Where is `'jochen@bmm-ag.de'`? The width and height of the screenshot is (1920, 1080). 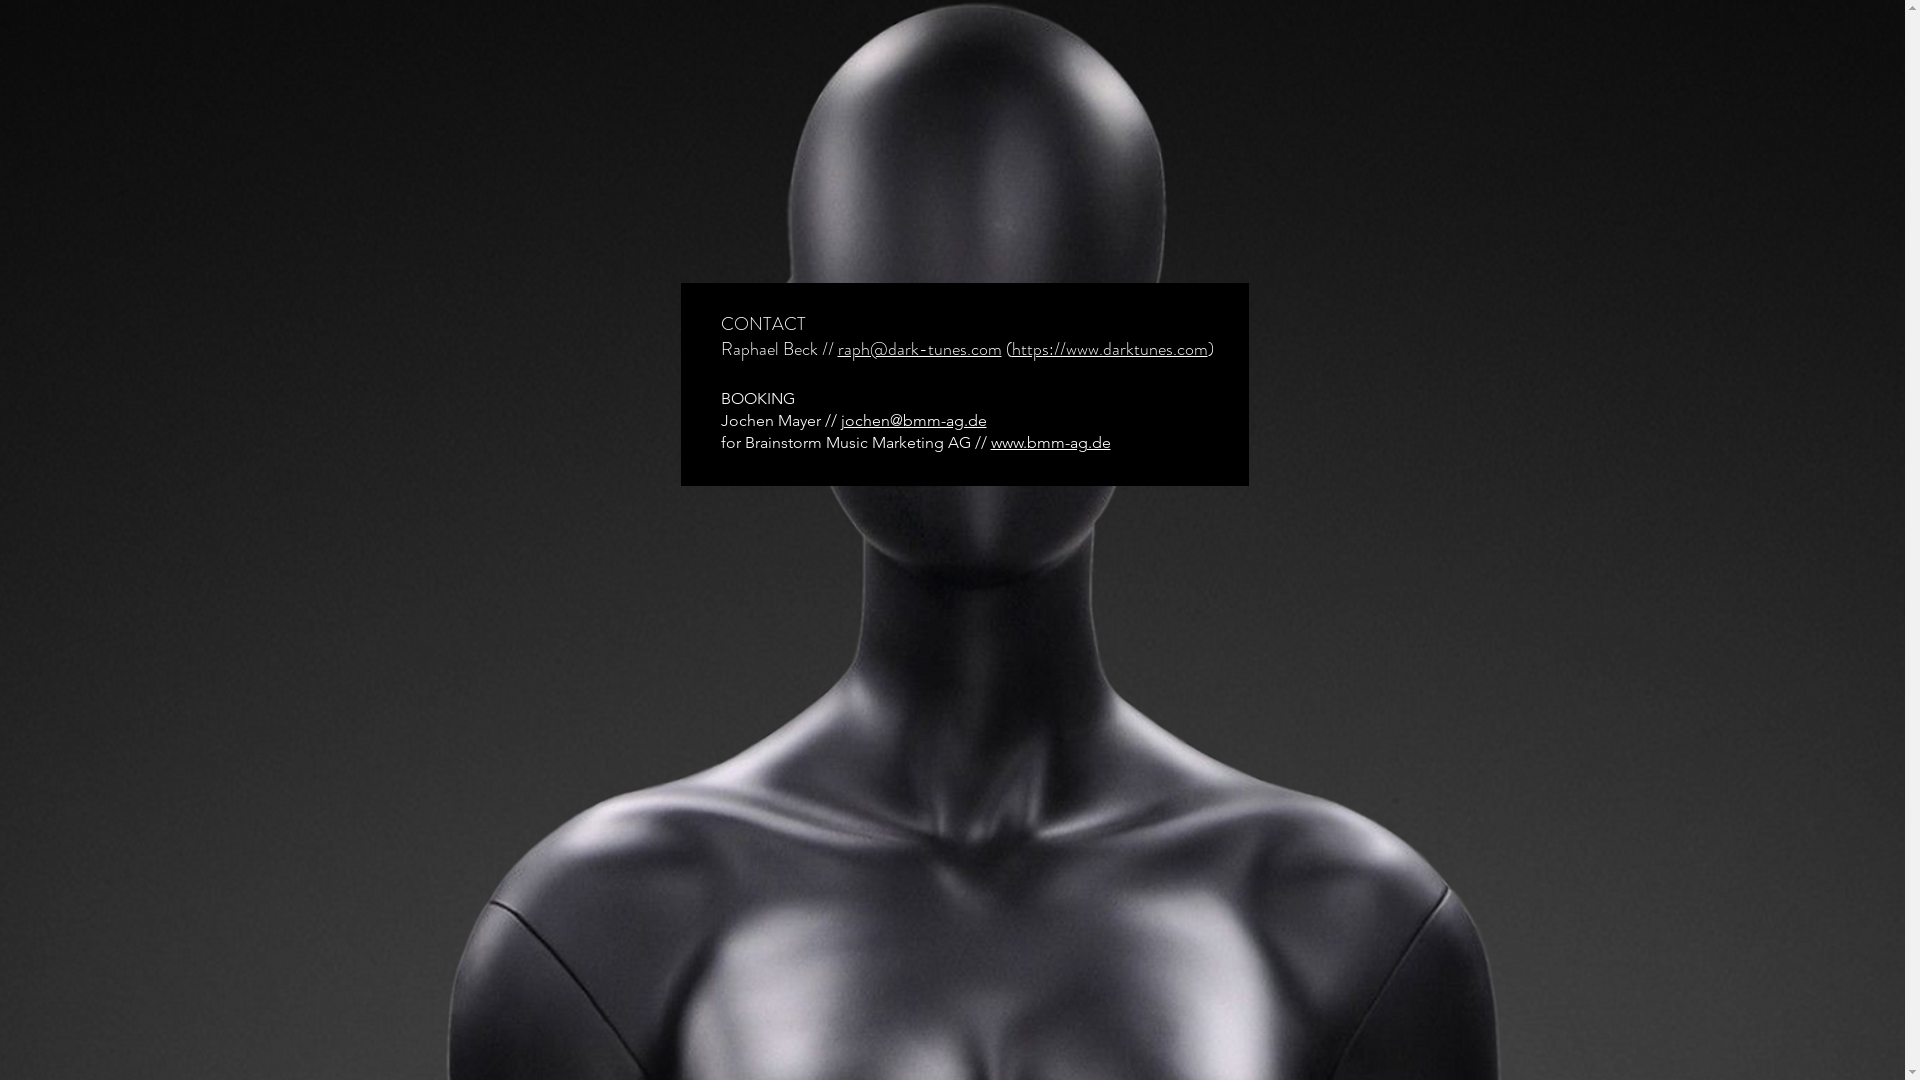
'jochen@bmm-ag.de' is located at coordinates (911, 419).